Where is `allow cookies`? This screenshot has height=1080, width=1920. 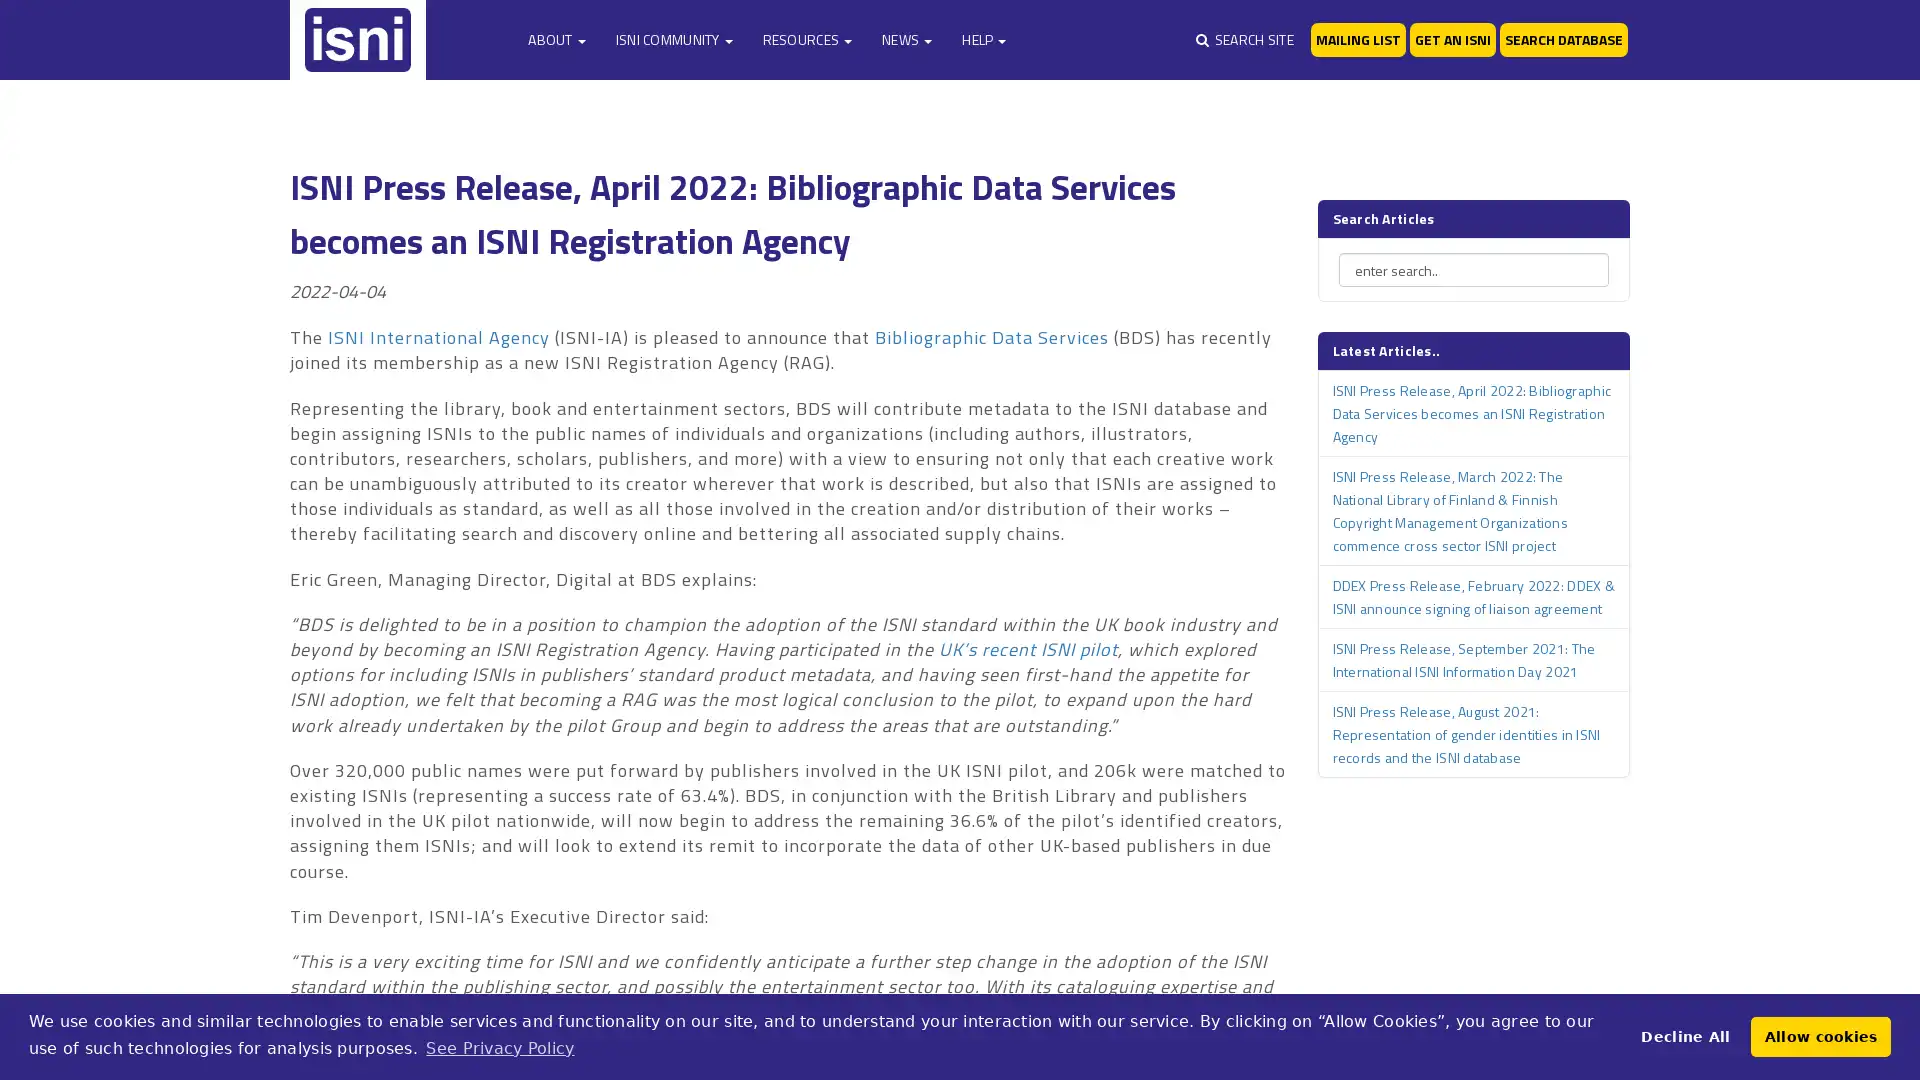 allow cookies is located at coordinates (1820, 1035).